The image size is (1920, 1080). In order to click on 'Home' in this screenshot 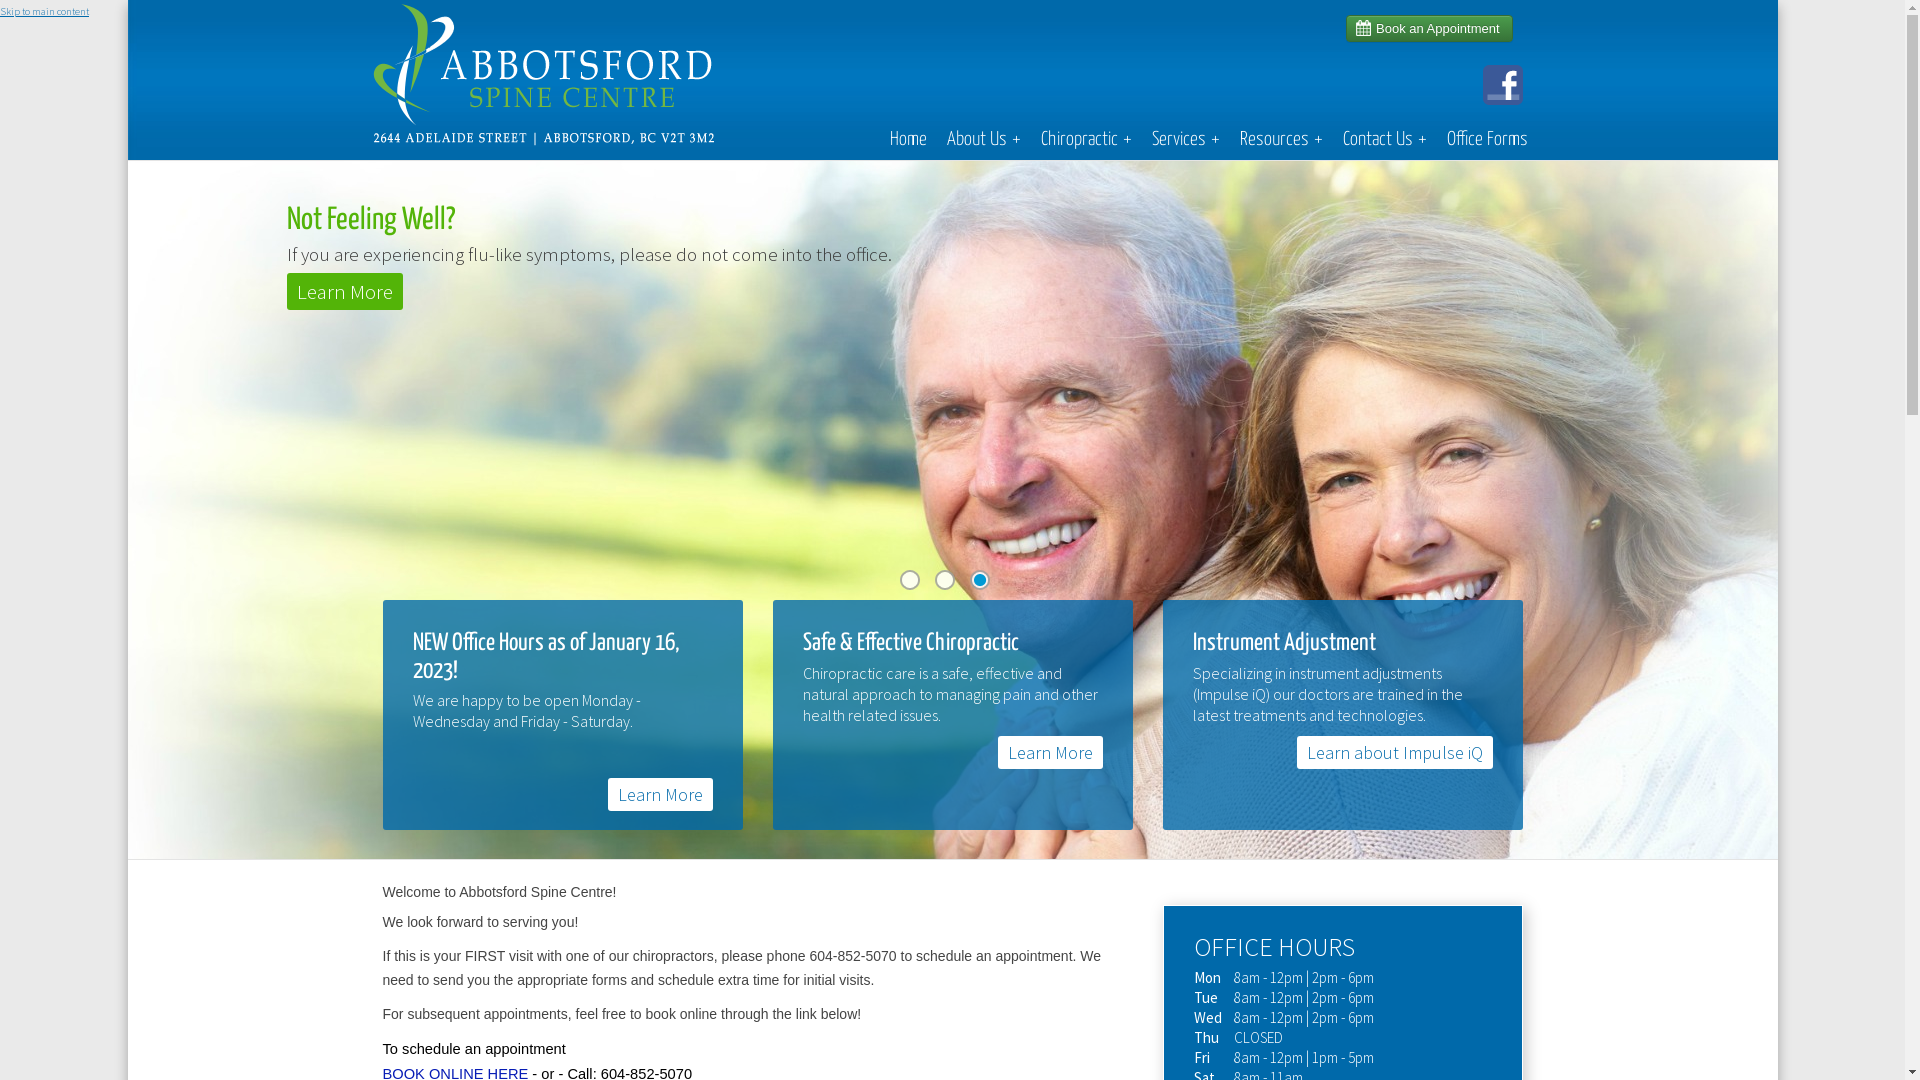, I will do `click(907, 138)`.